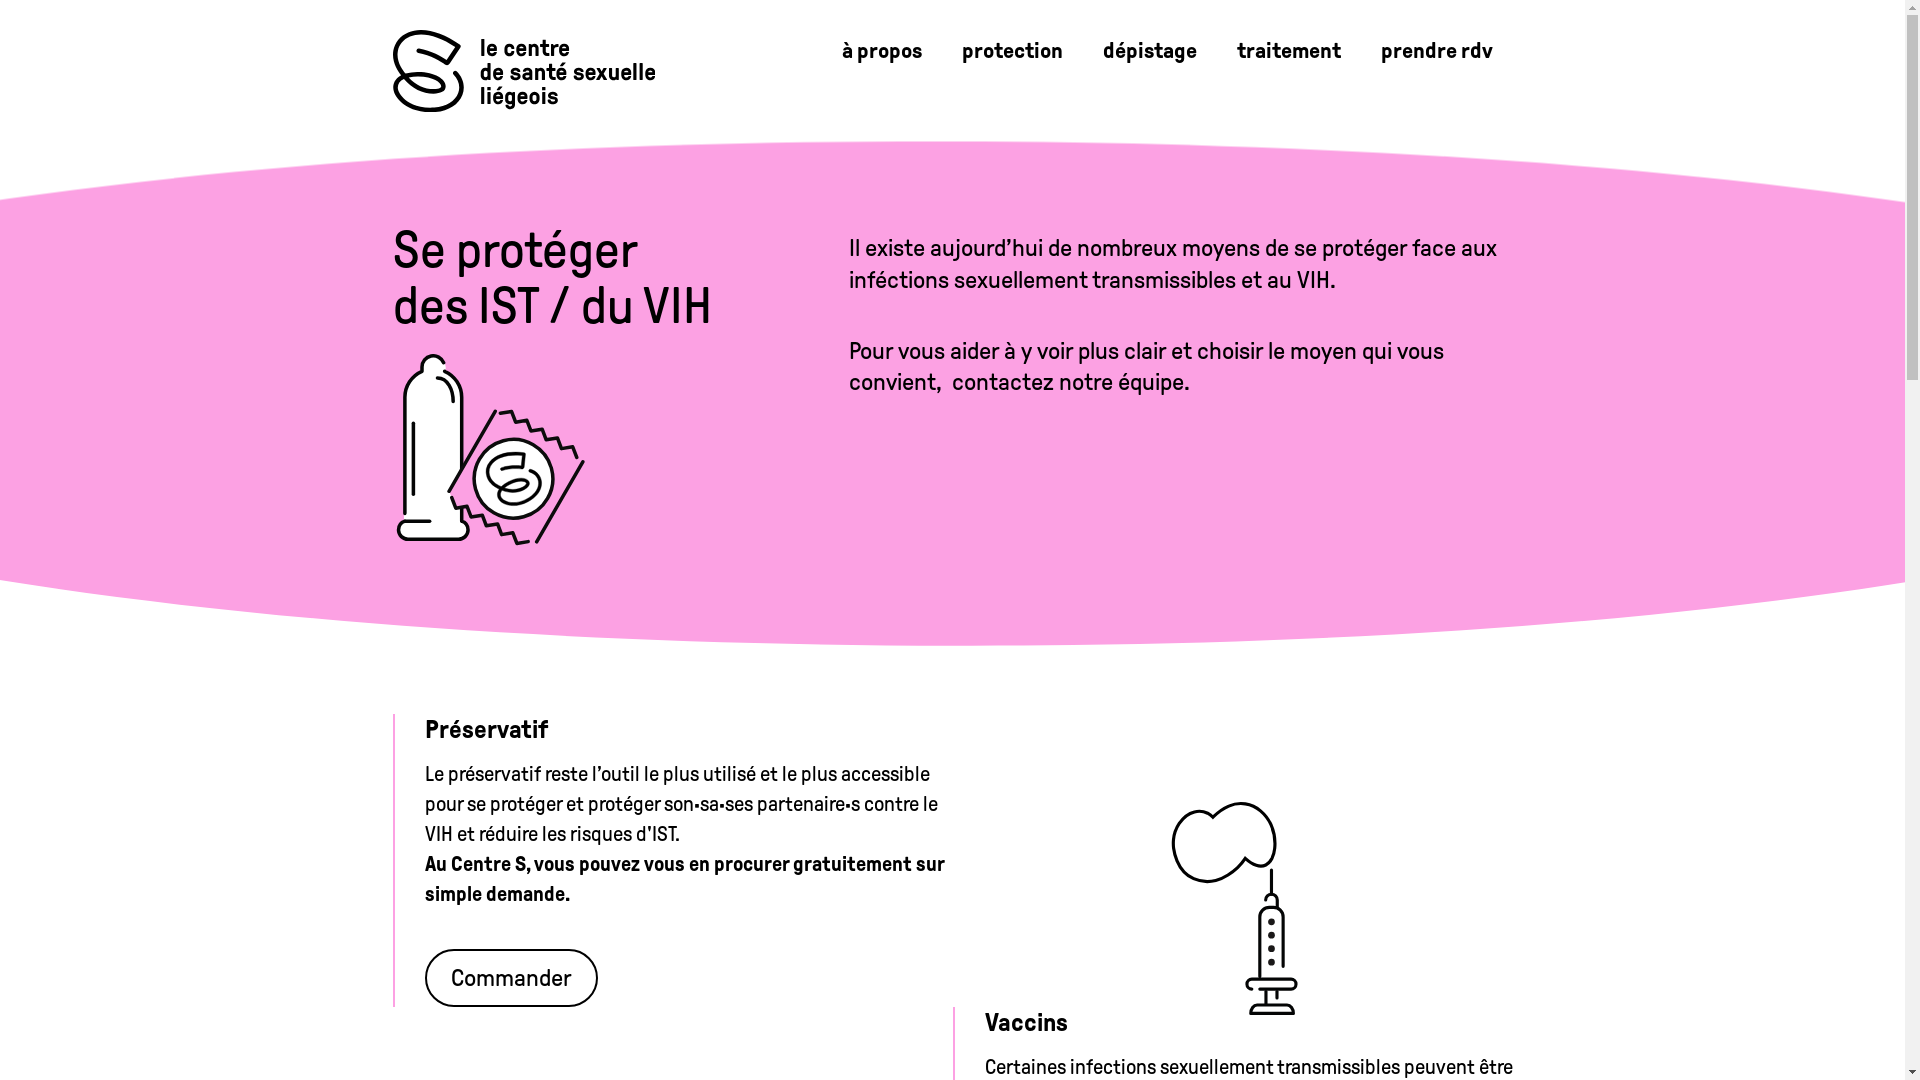  I want to click on 'prendre rdv', so click(1434, 49).